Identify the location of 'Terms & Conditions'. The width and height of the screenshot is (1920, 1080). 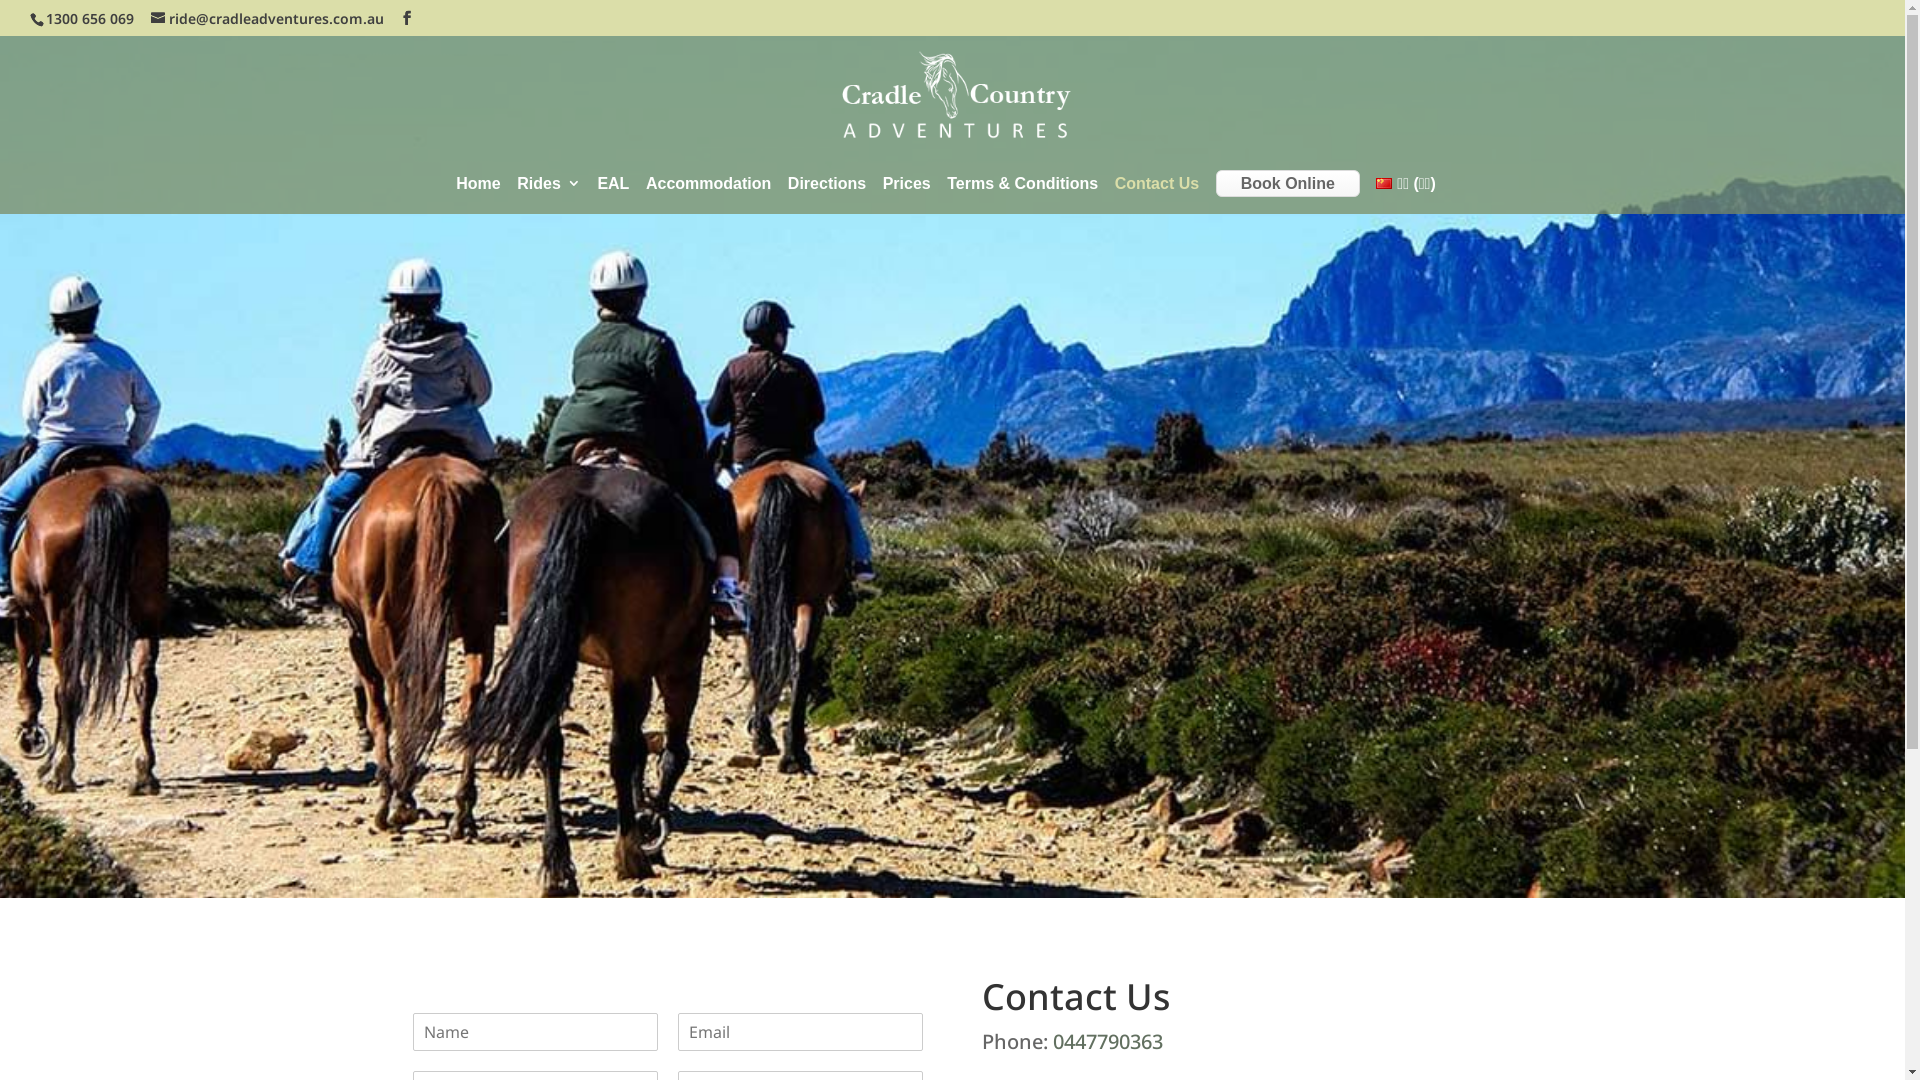
(1022, 195).